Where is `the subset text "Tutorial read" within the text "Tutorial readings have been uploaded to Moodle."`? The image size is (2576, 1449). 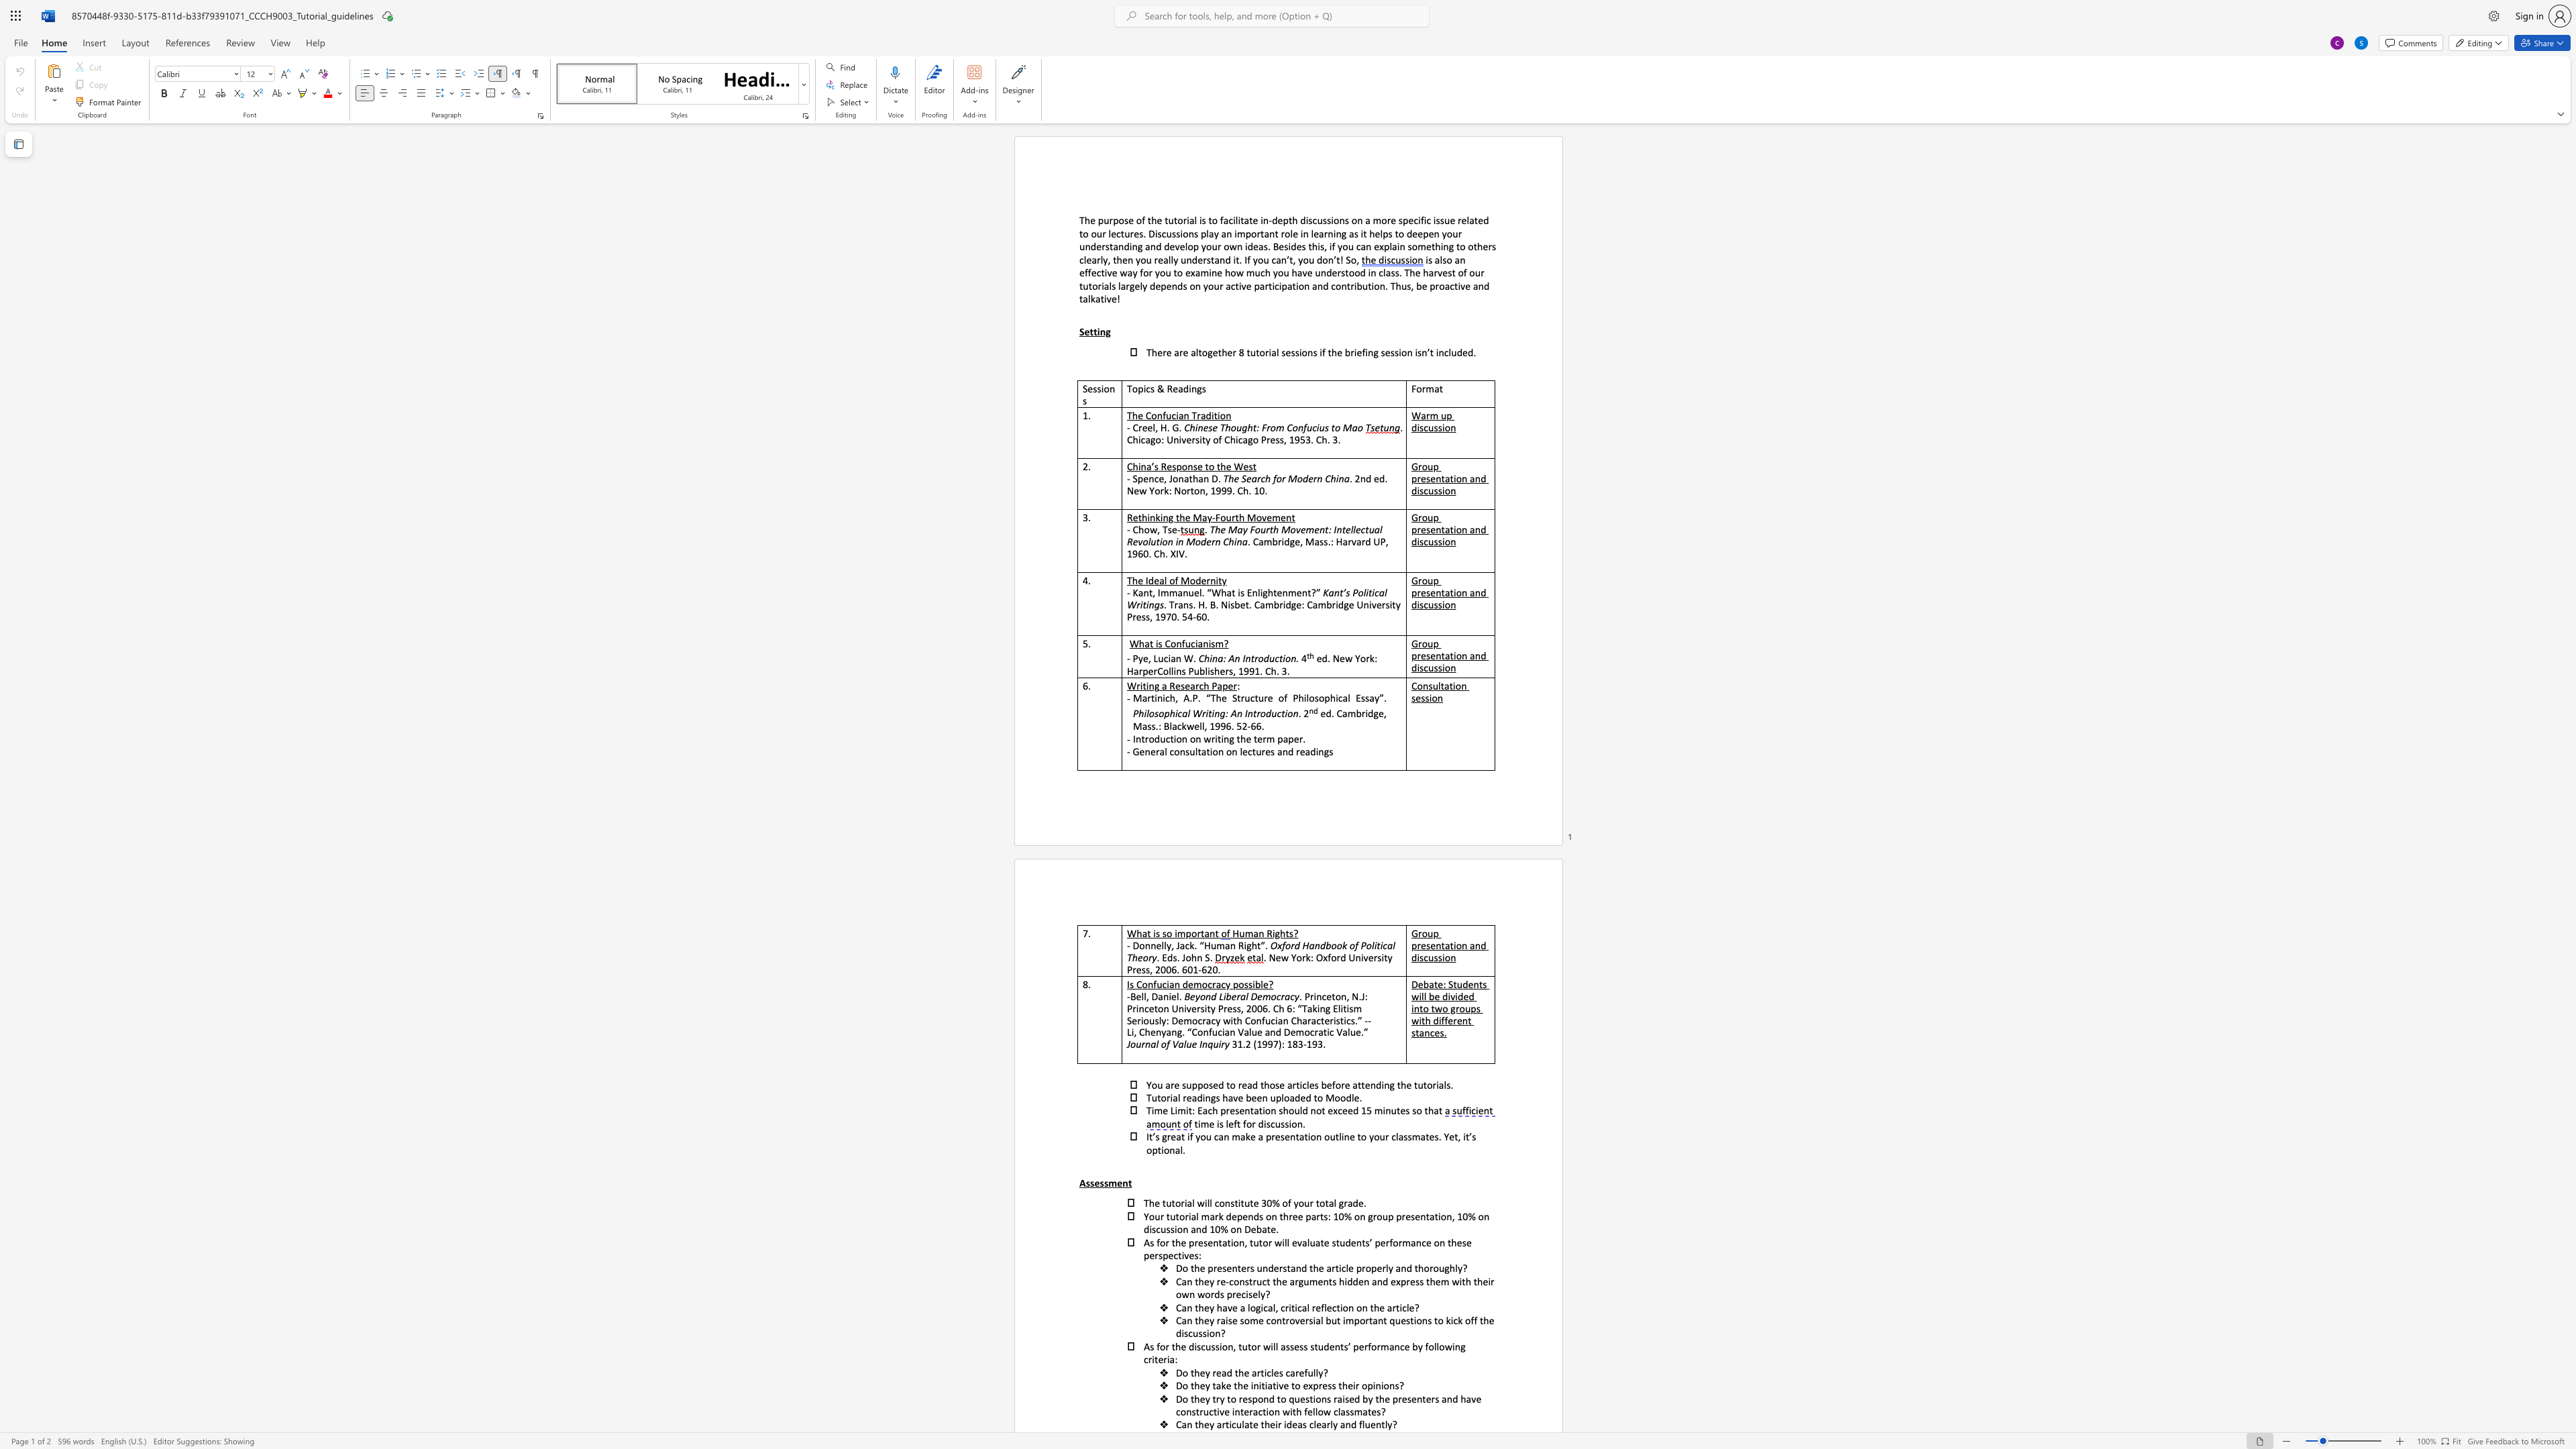
the subset text "Tutorial read" within the text "Tutorial readings have been uploaded to Moodle." is located at coordinates (1145, 1096).